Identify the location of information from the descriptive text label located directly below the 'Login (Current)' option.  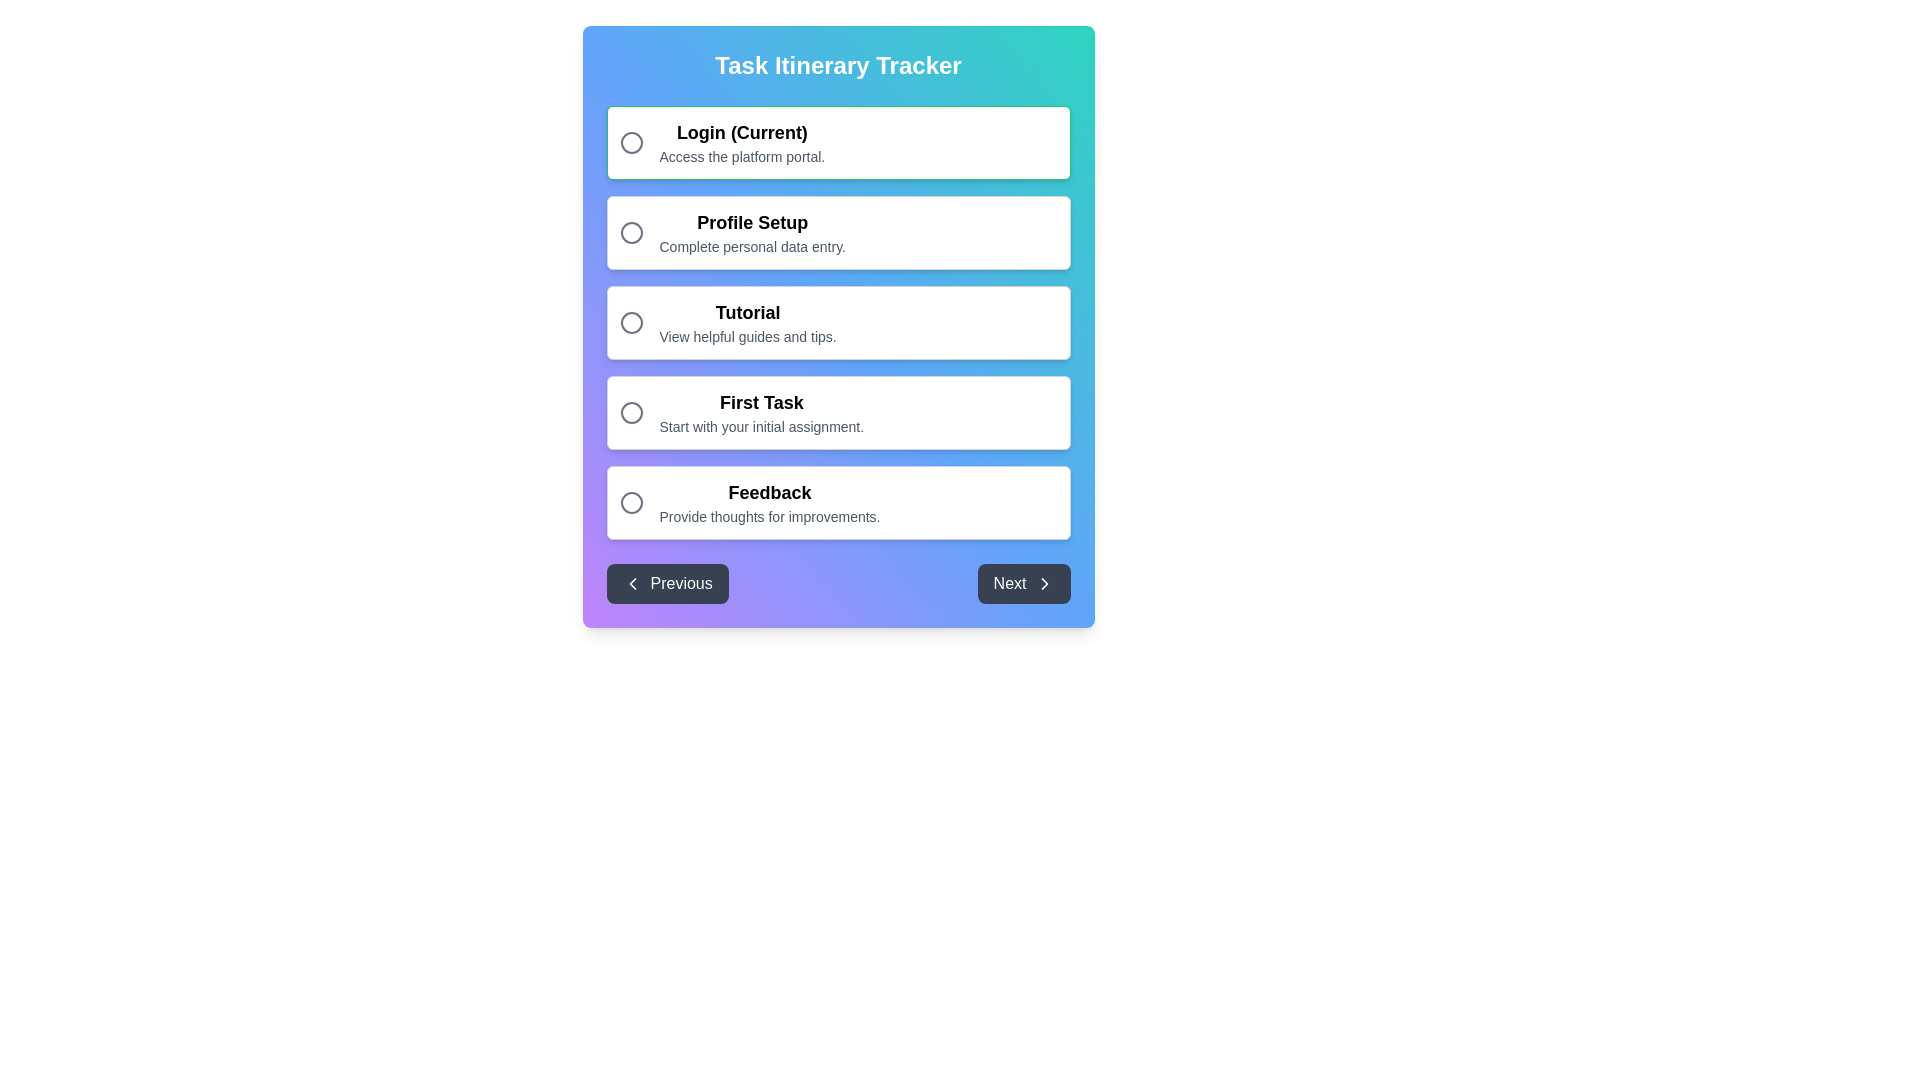
(741, 156).